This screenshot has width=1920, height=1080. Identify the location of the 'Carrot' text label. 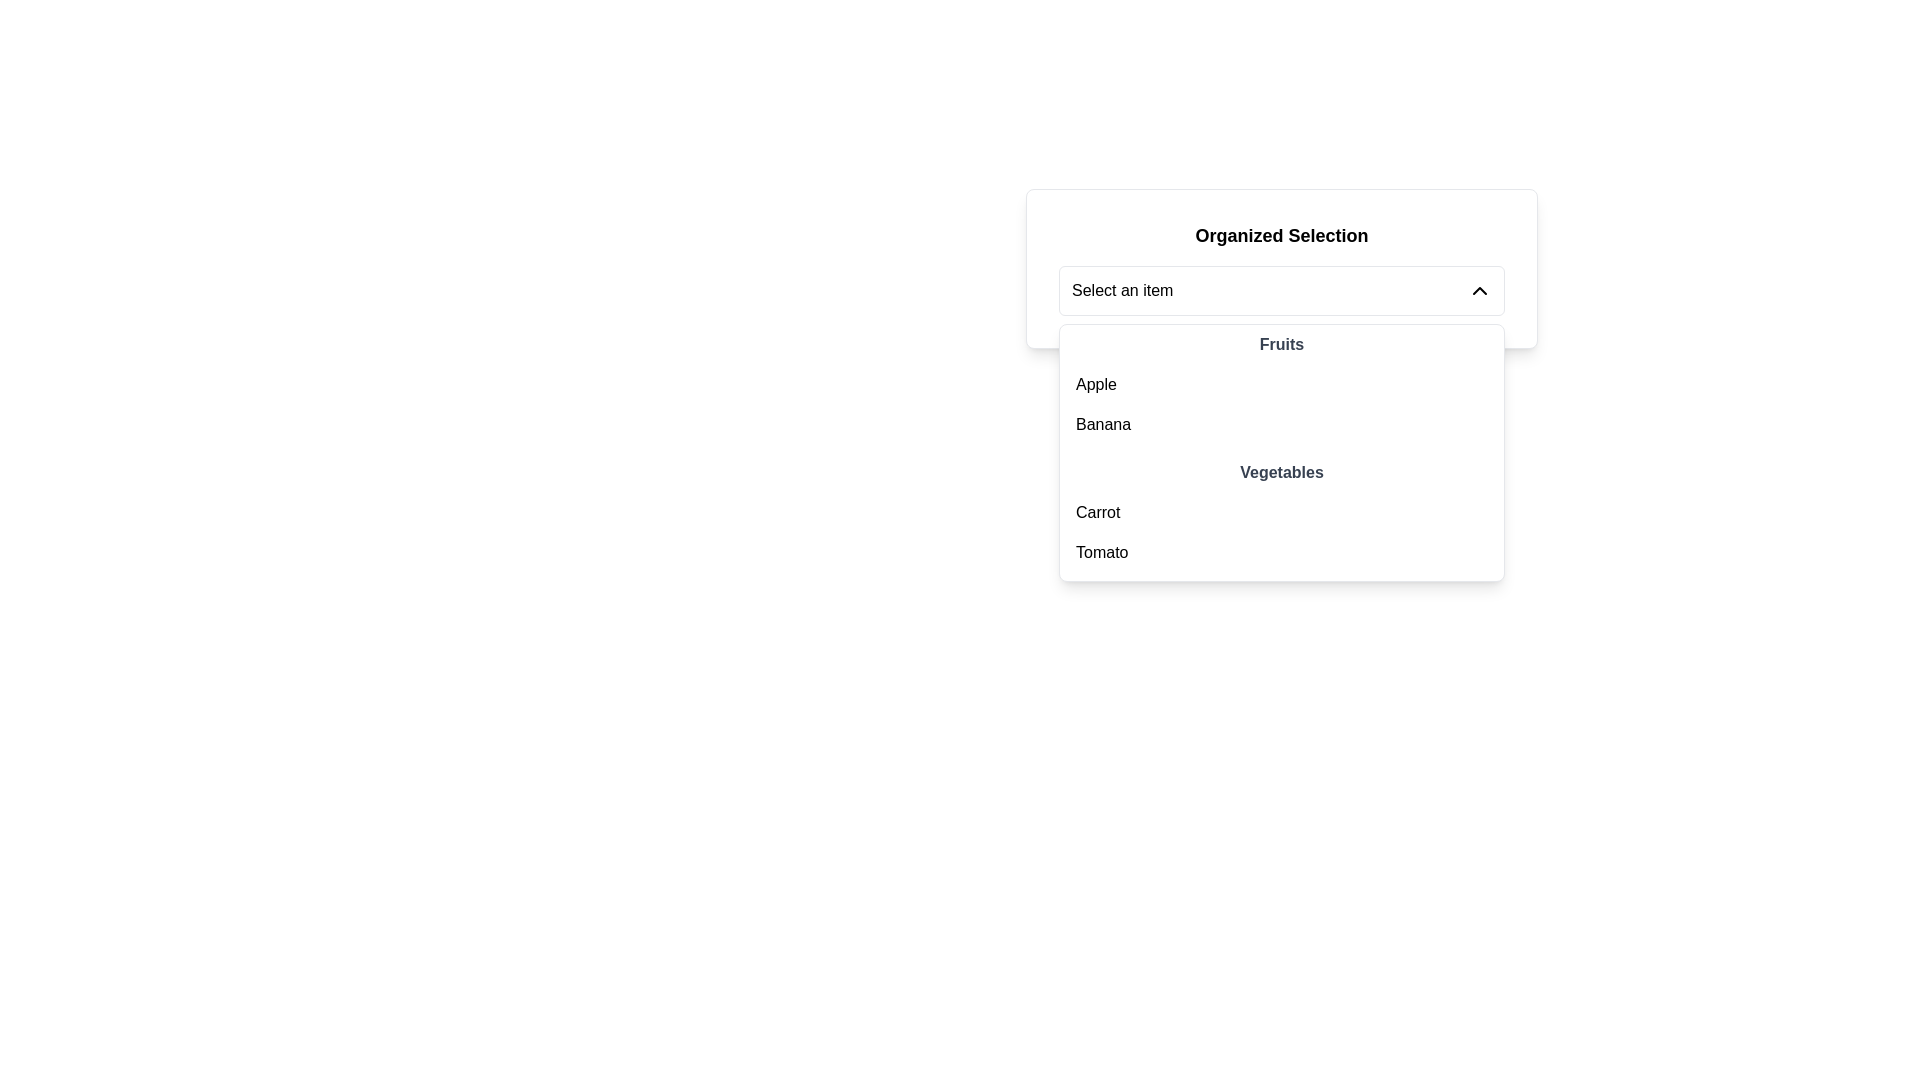
(1097, 512).